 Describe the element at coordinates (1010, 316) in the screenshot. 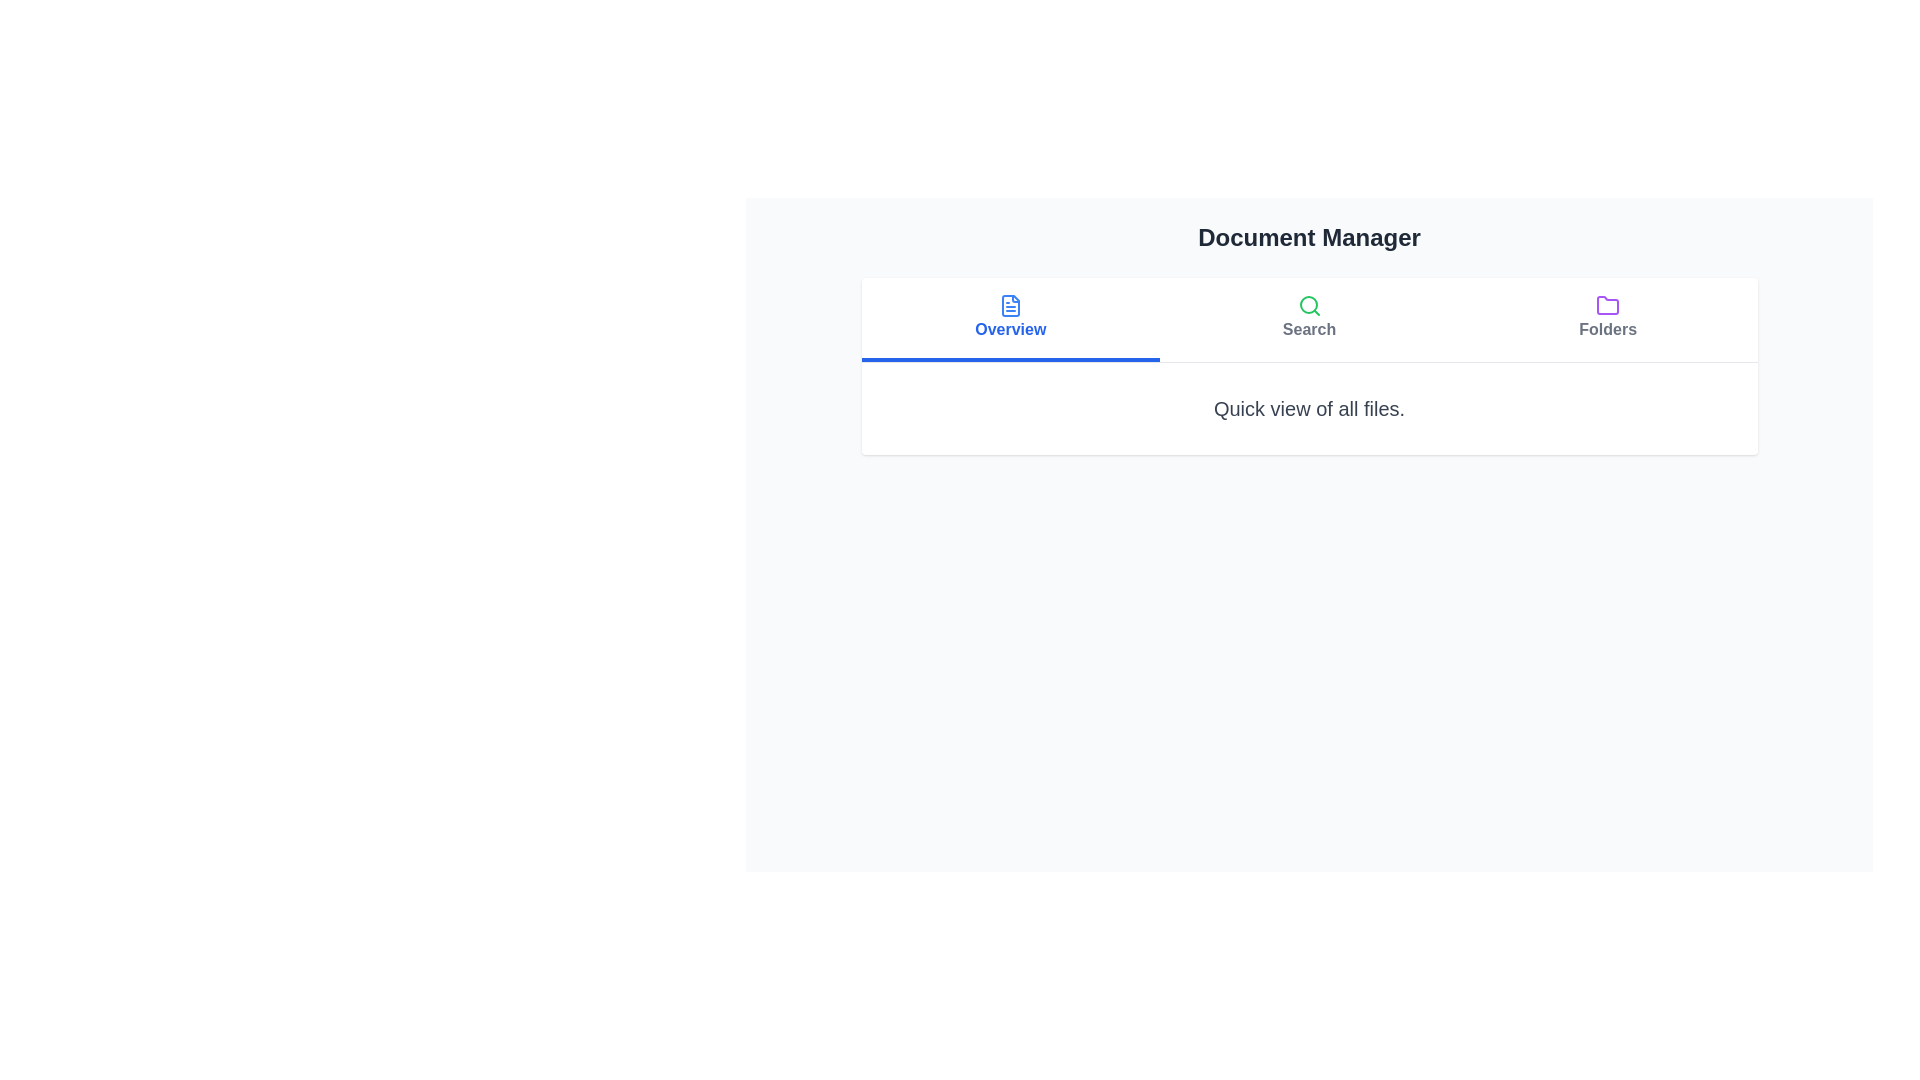

I see `the Navigation tab icon` at that location.